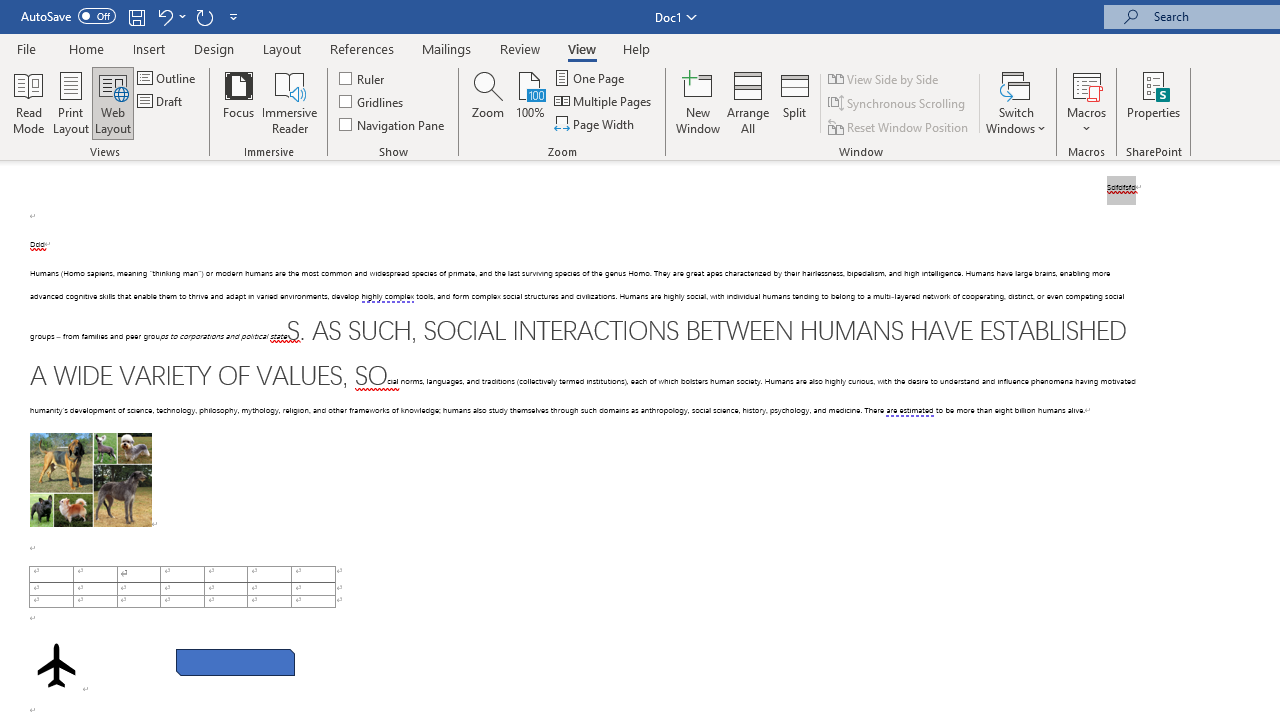  What do you see at coordinates (288, 103) in the screenshot?
I see `'Immersive Reader'` at bounding box center [288, 103].